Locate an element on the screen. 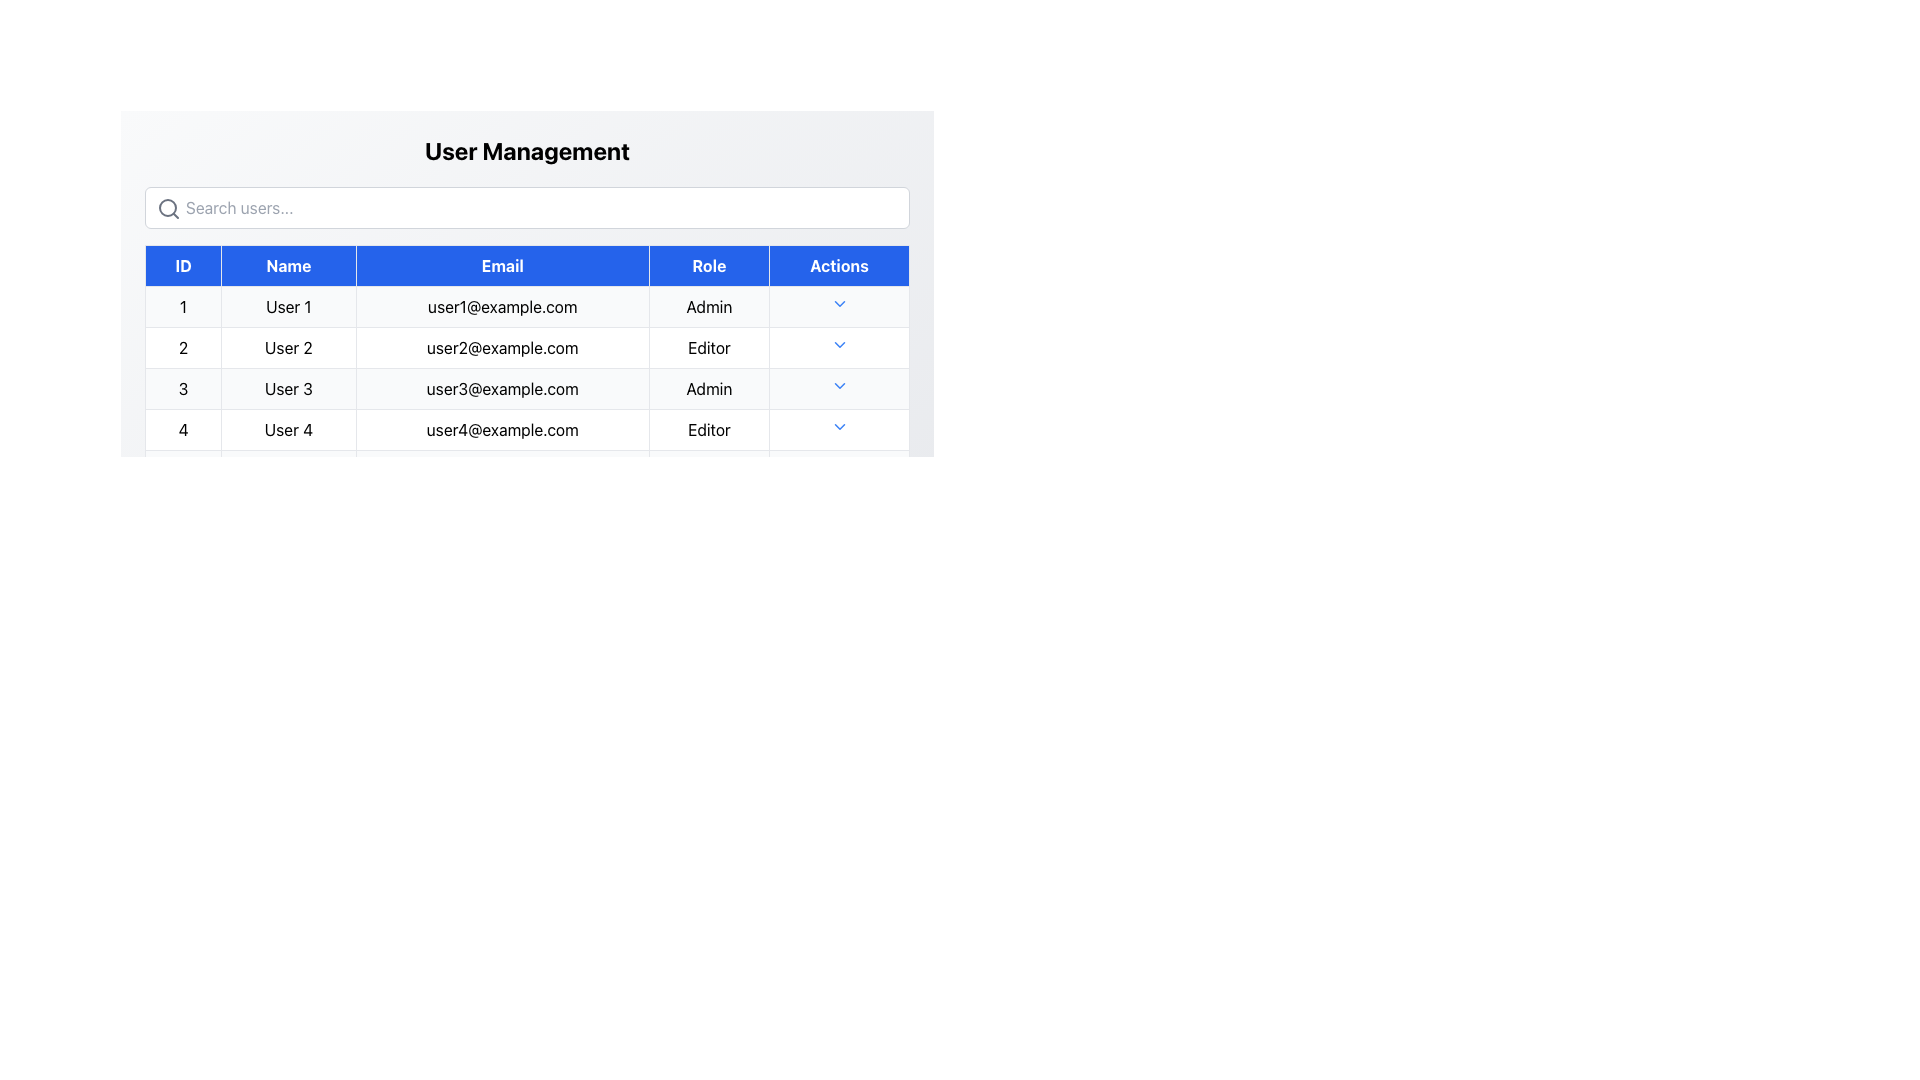 Image resolution: width=1920 pixels, height=1080 pixels. the numeric text label '4' in the first column of the fourth row of the table is located at coordinates (183, 428).